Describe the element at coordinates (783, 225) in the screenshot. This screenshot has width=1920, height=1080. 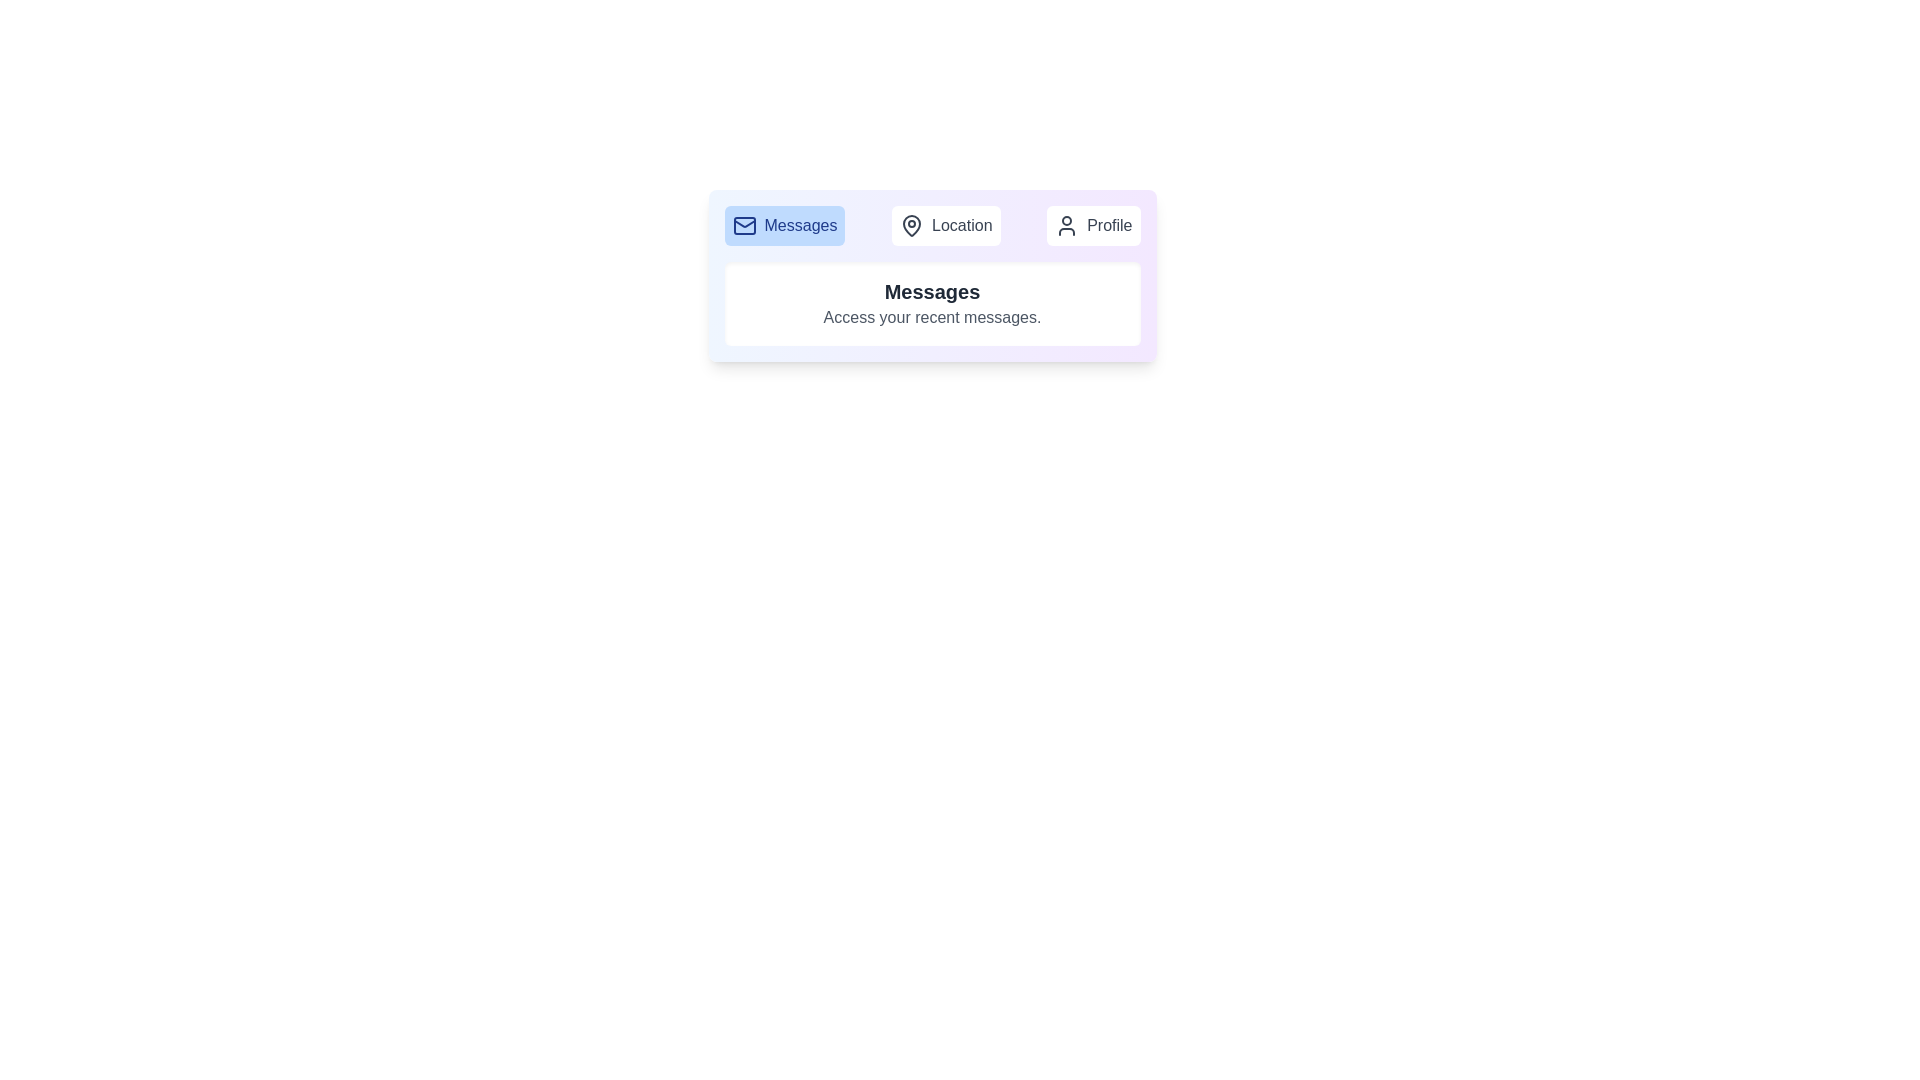
I see `the Messages tab by clicking on its button` at that location.